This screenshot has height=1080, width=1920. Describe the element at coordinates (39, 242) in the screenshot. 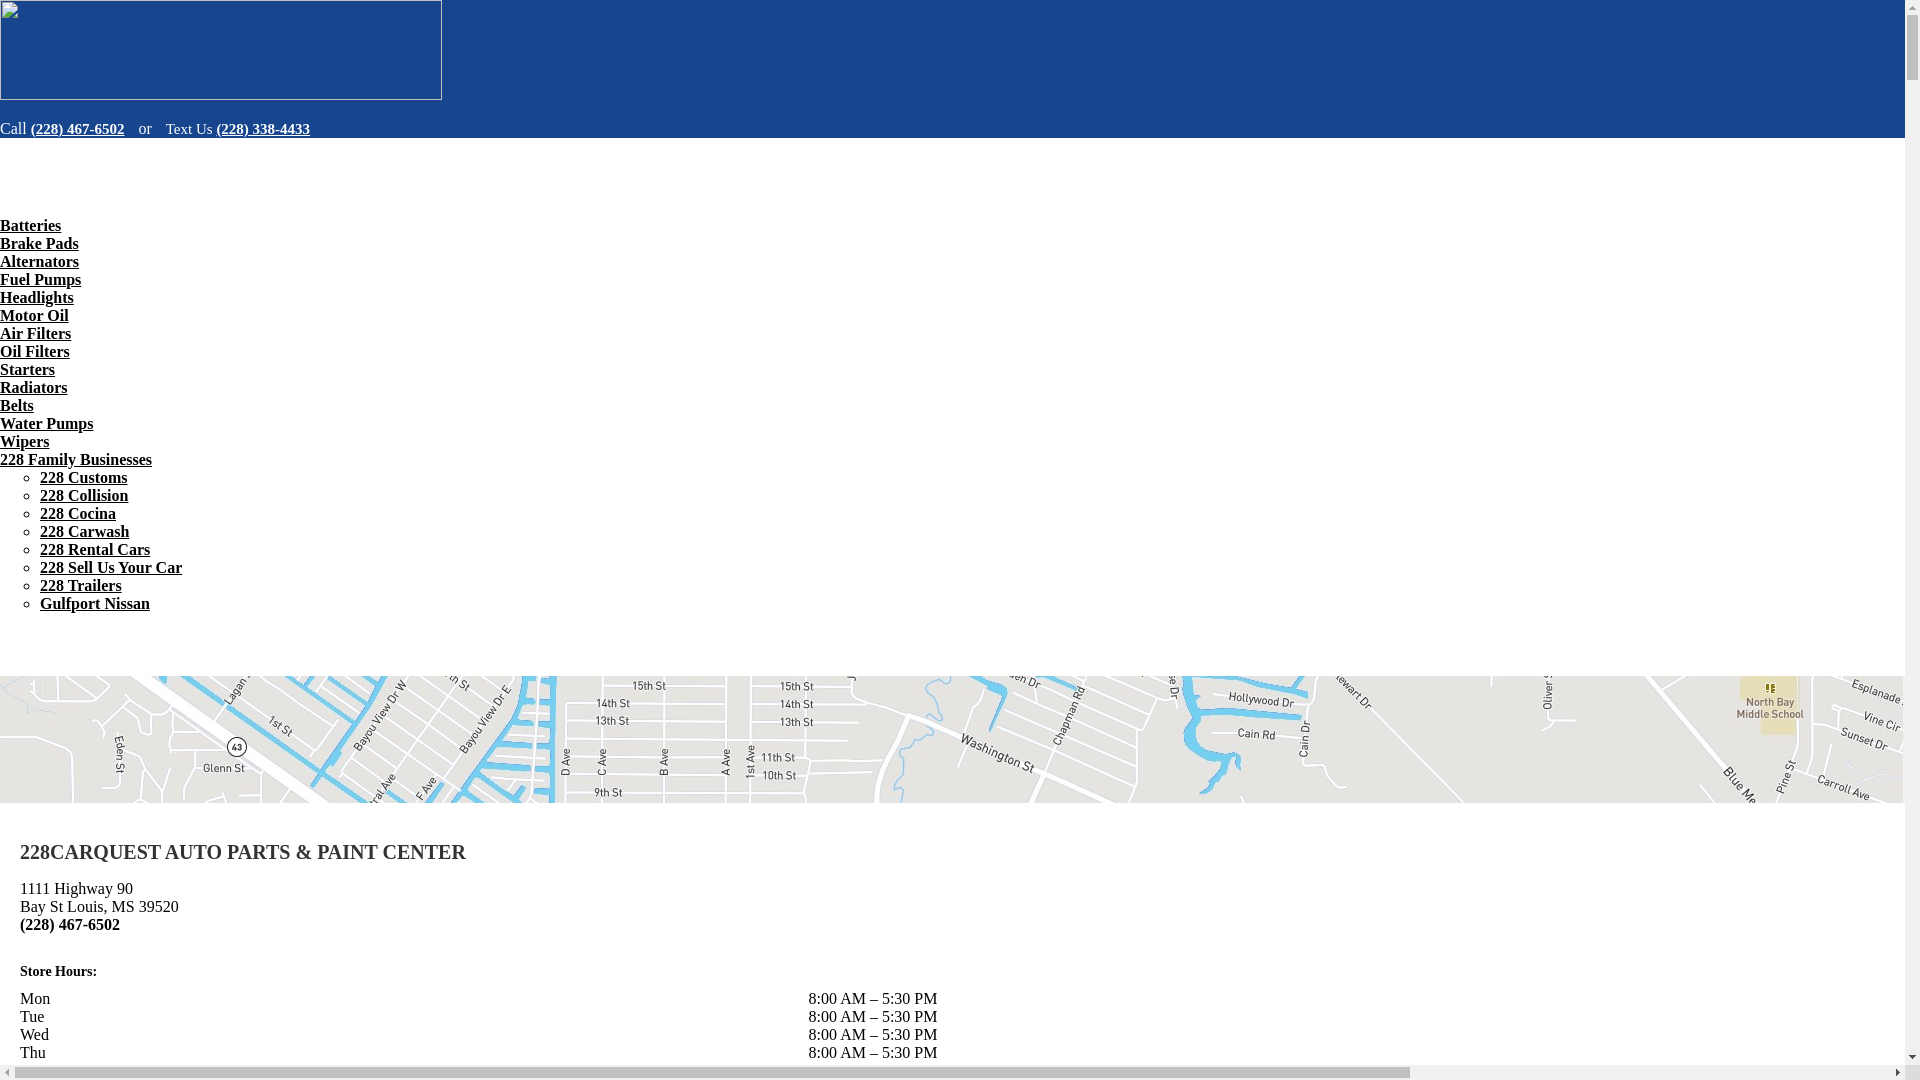

I see `'Brake Pads'` at that location.